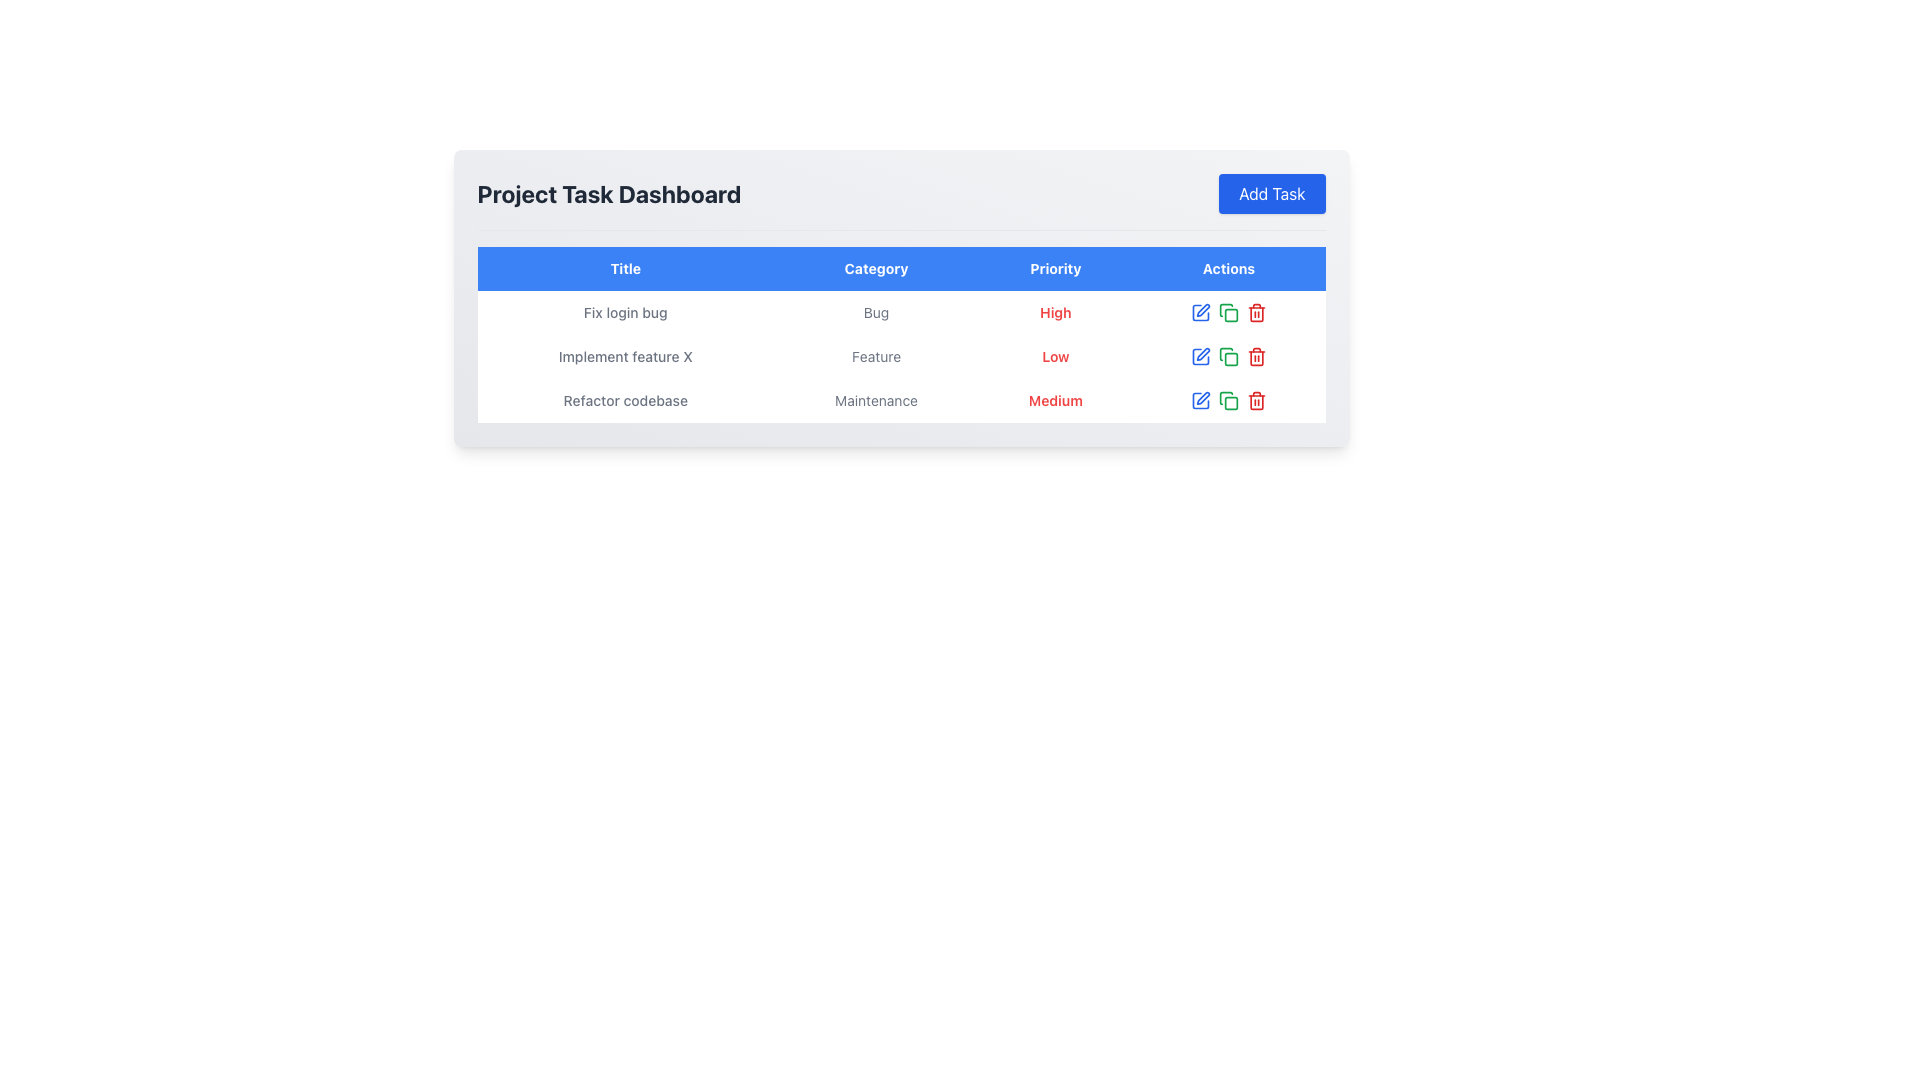 Image resolution: width=1920 pixels, height=1080 pixels. What do you see at coordinates (876, 401) in the screenshot?
I see `the text label displaying 'Maintenance' located in the third row of the main content table under the 'Category' column, adjacent to the 'Refactor codebase' task description` at bounding box center [876, 401].